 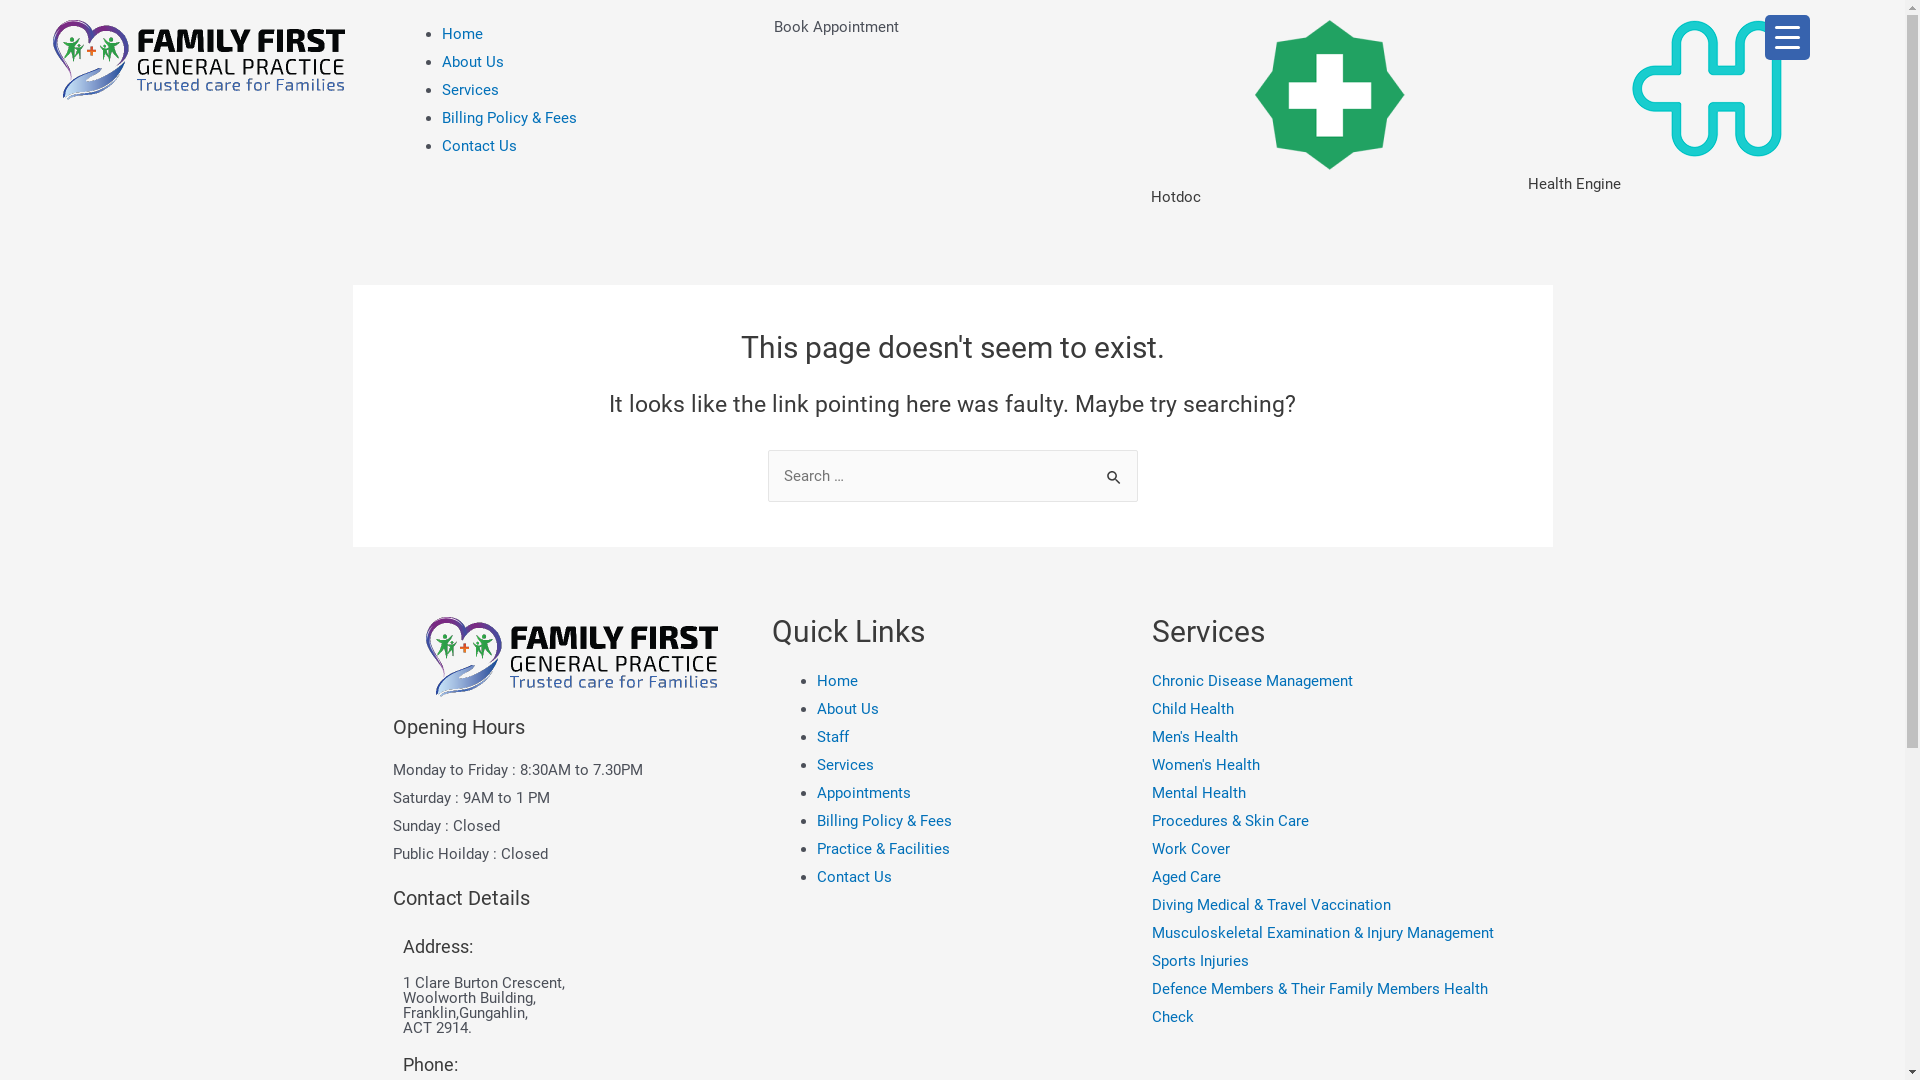 I want to click on 'Hotdoc', so click(x=1176, y=196).